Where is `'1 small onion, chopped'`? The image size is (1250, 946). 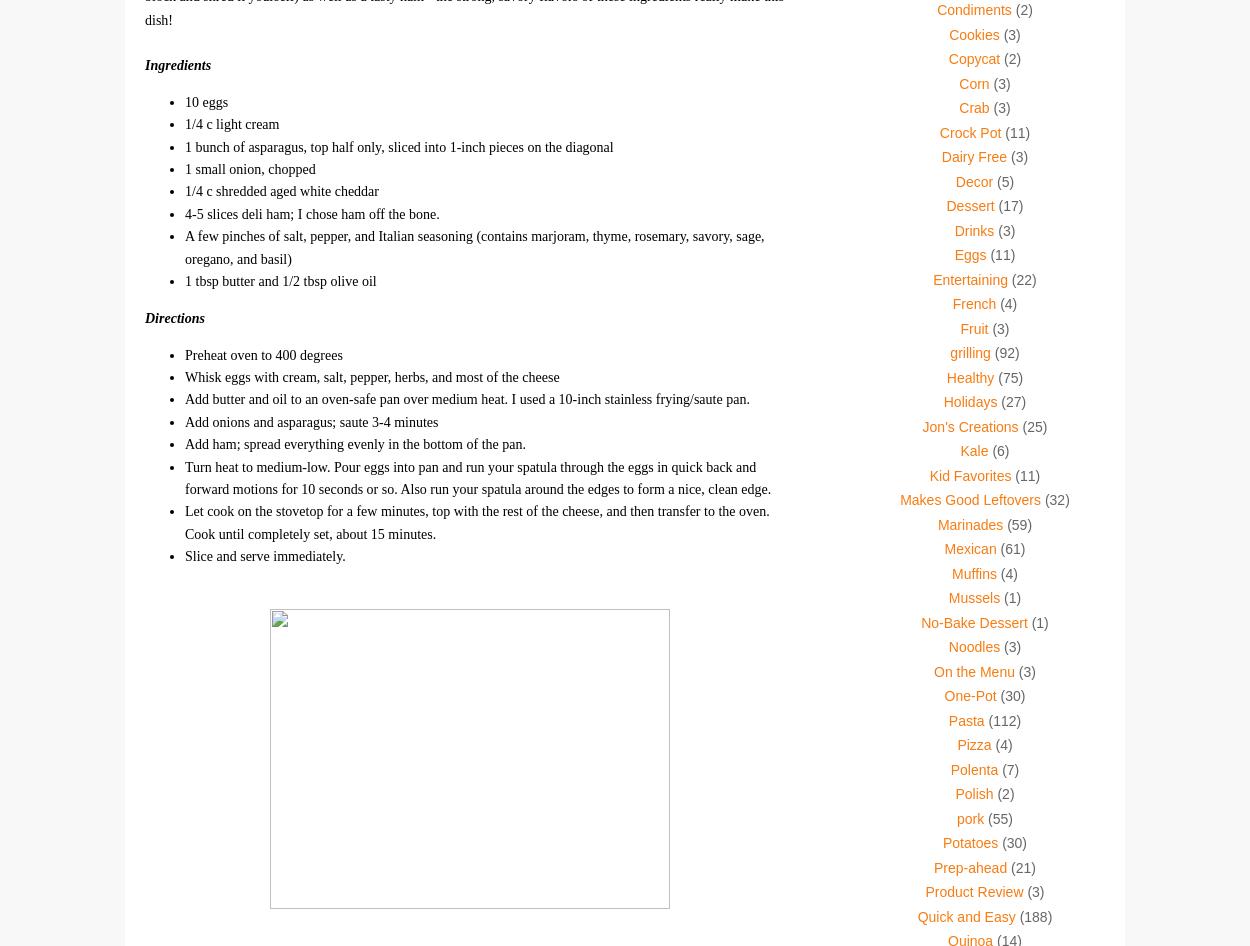
'1 small onion, chopped' is located at coordinates (185, 168).